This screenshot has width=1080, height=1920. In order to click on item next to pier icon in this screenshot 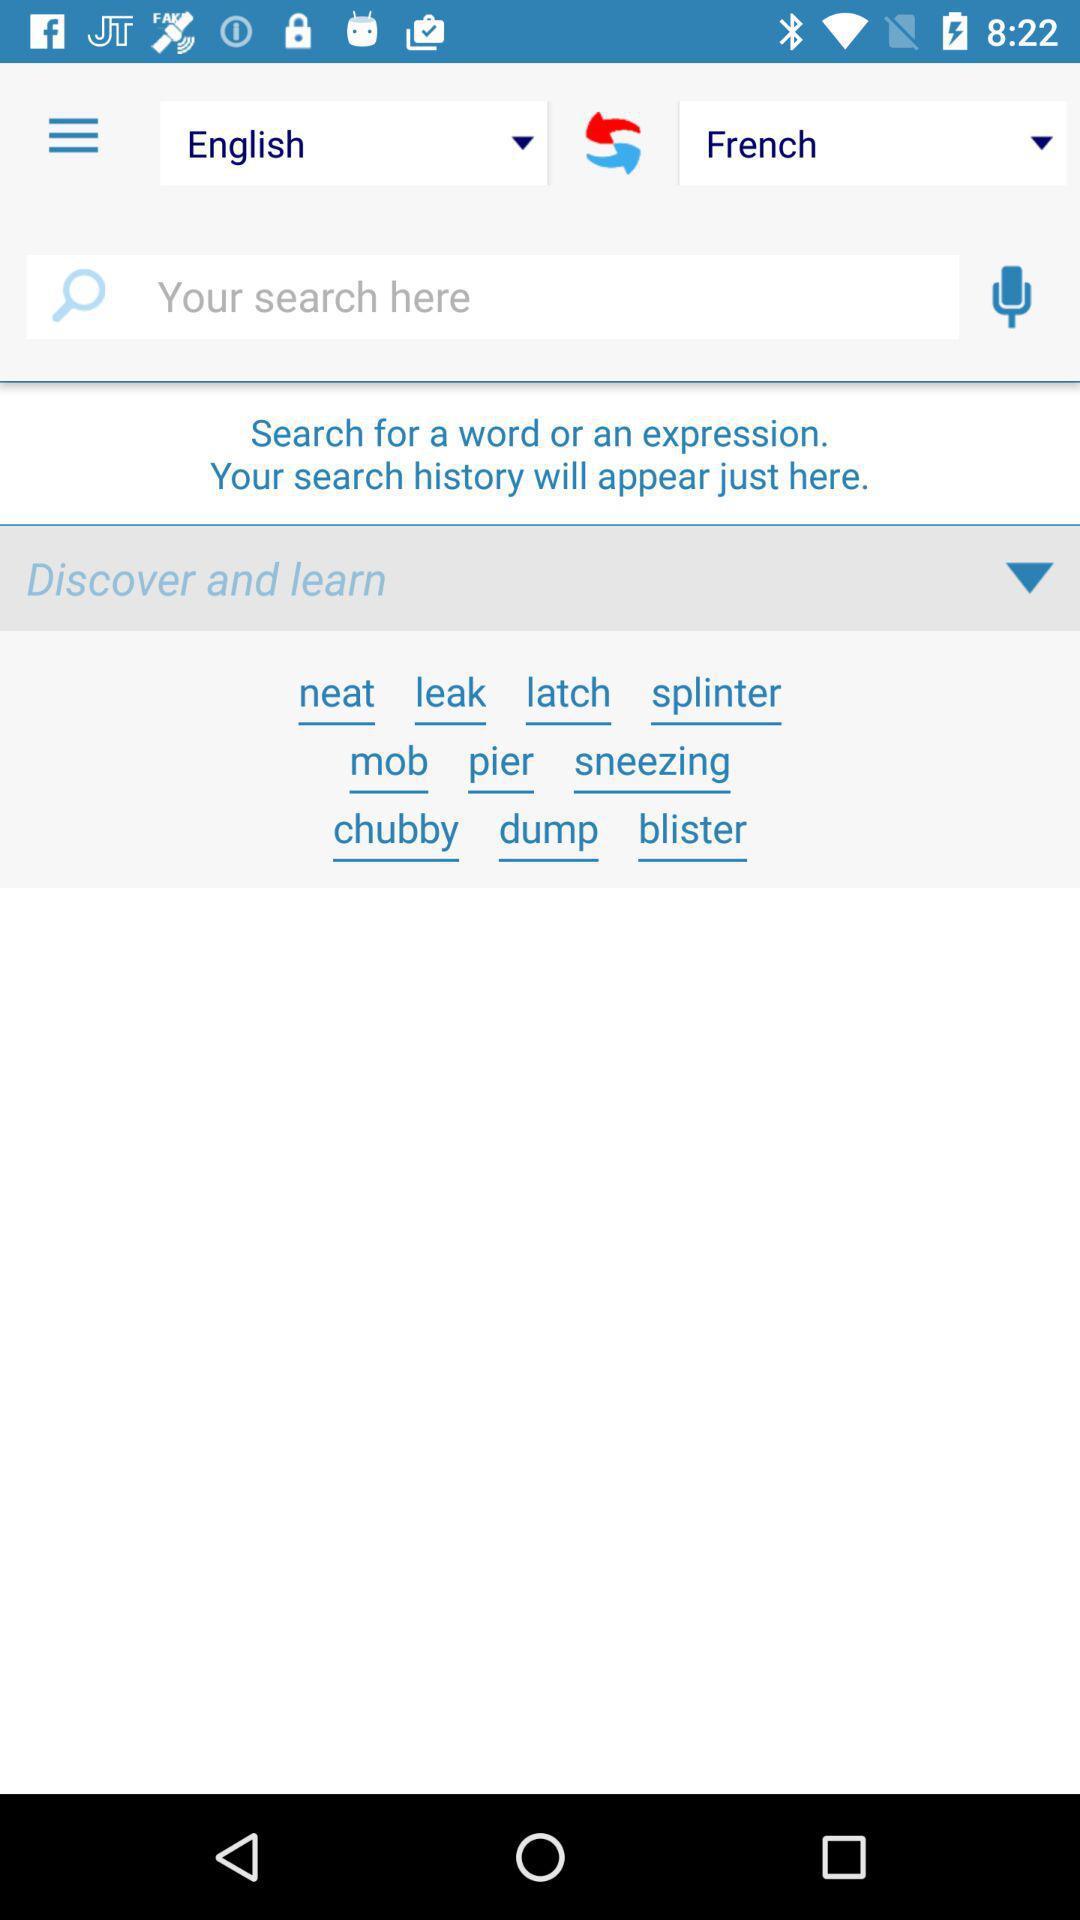, I will do `click(388, 758)`.